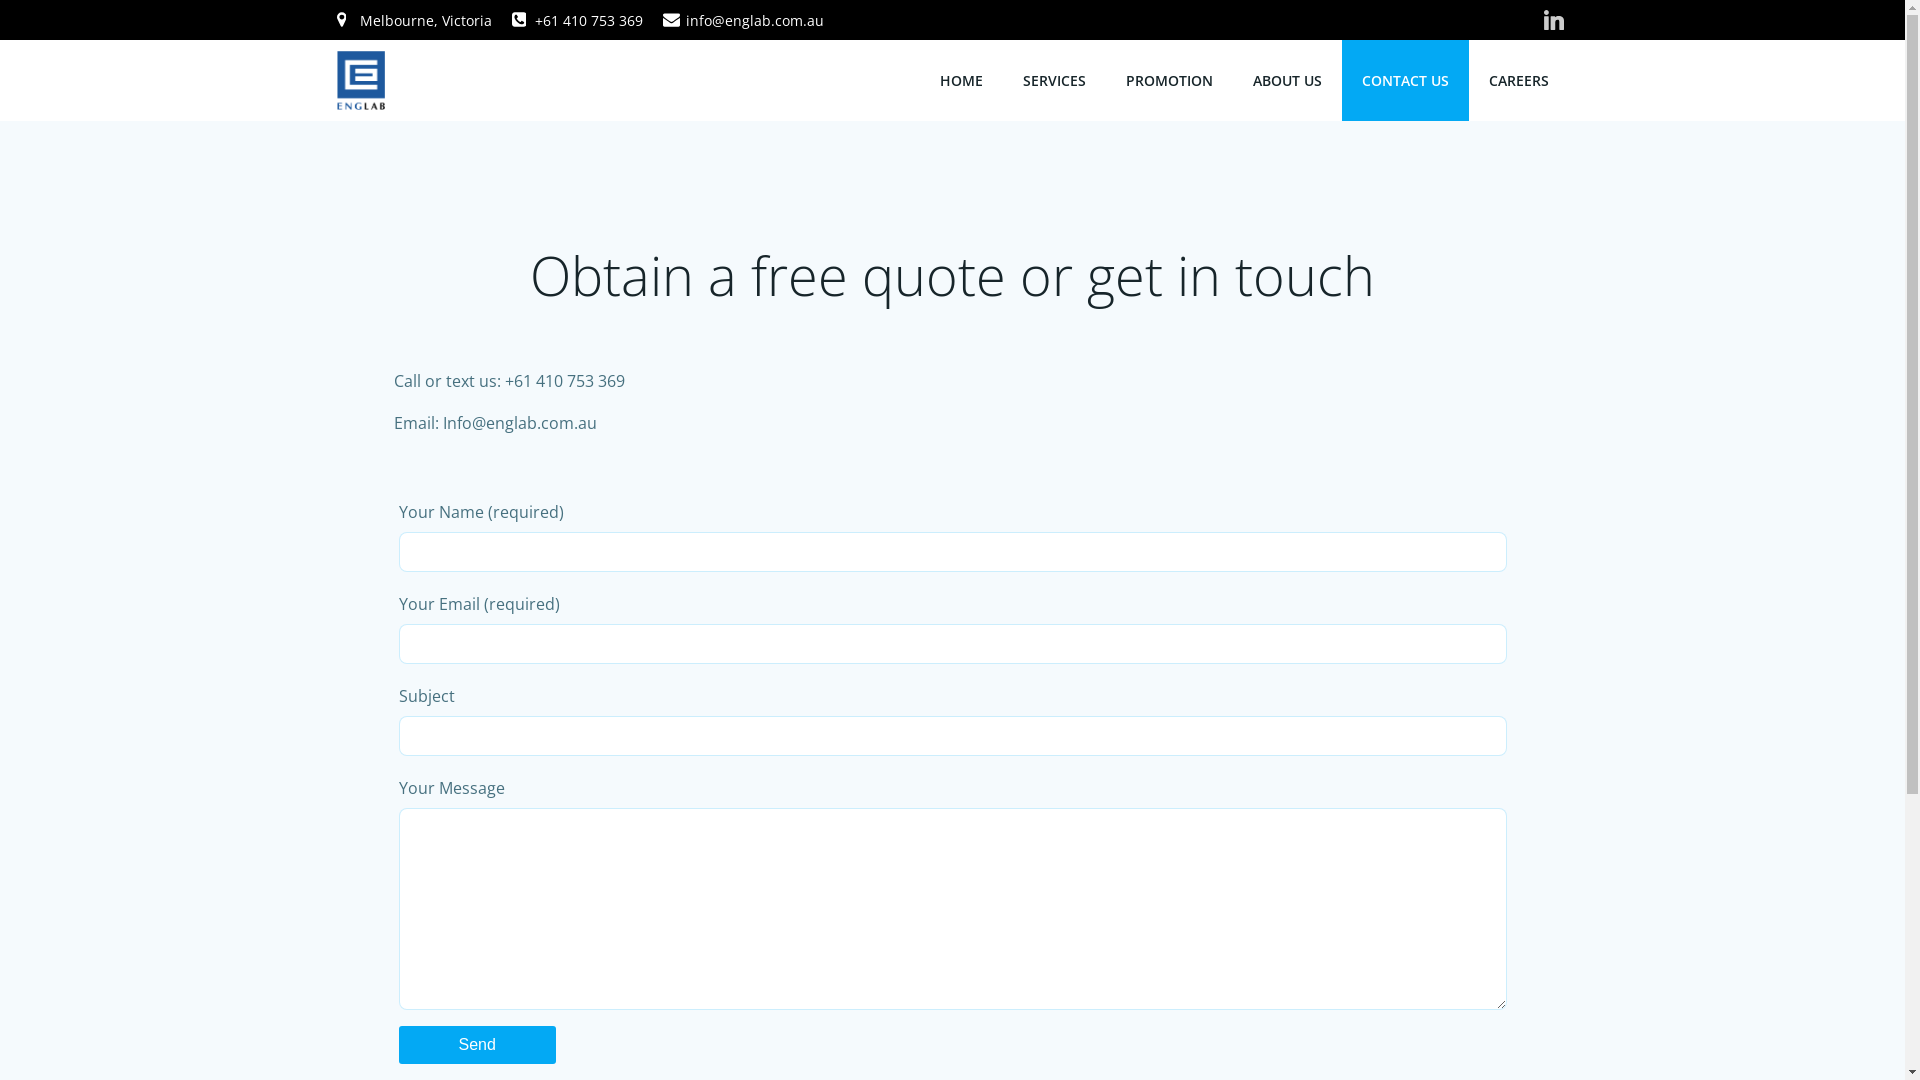 The width and height of the screenshot is (1920, 1080). What do you see at coordinates (1404, 79) in the screenshot?
I see `'CONTACT US'` at bounding box center [1404, 79].